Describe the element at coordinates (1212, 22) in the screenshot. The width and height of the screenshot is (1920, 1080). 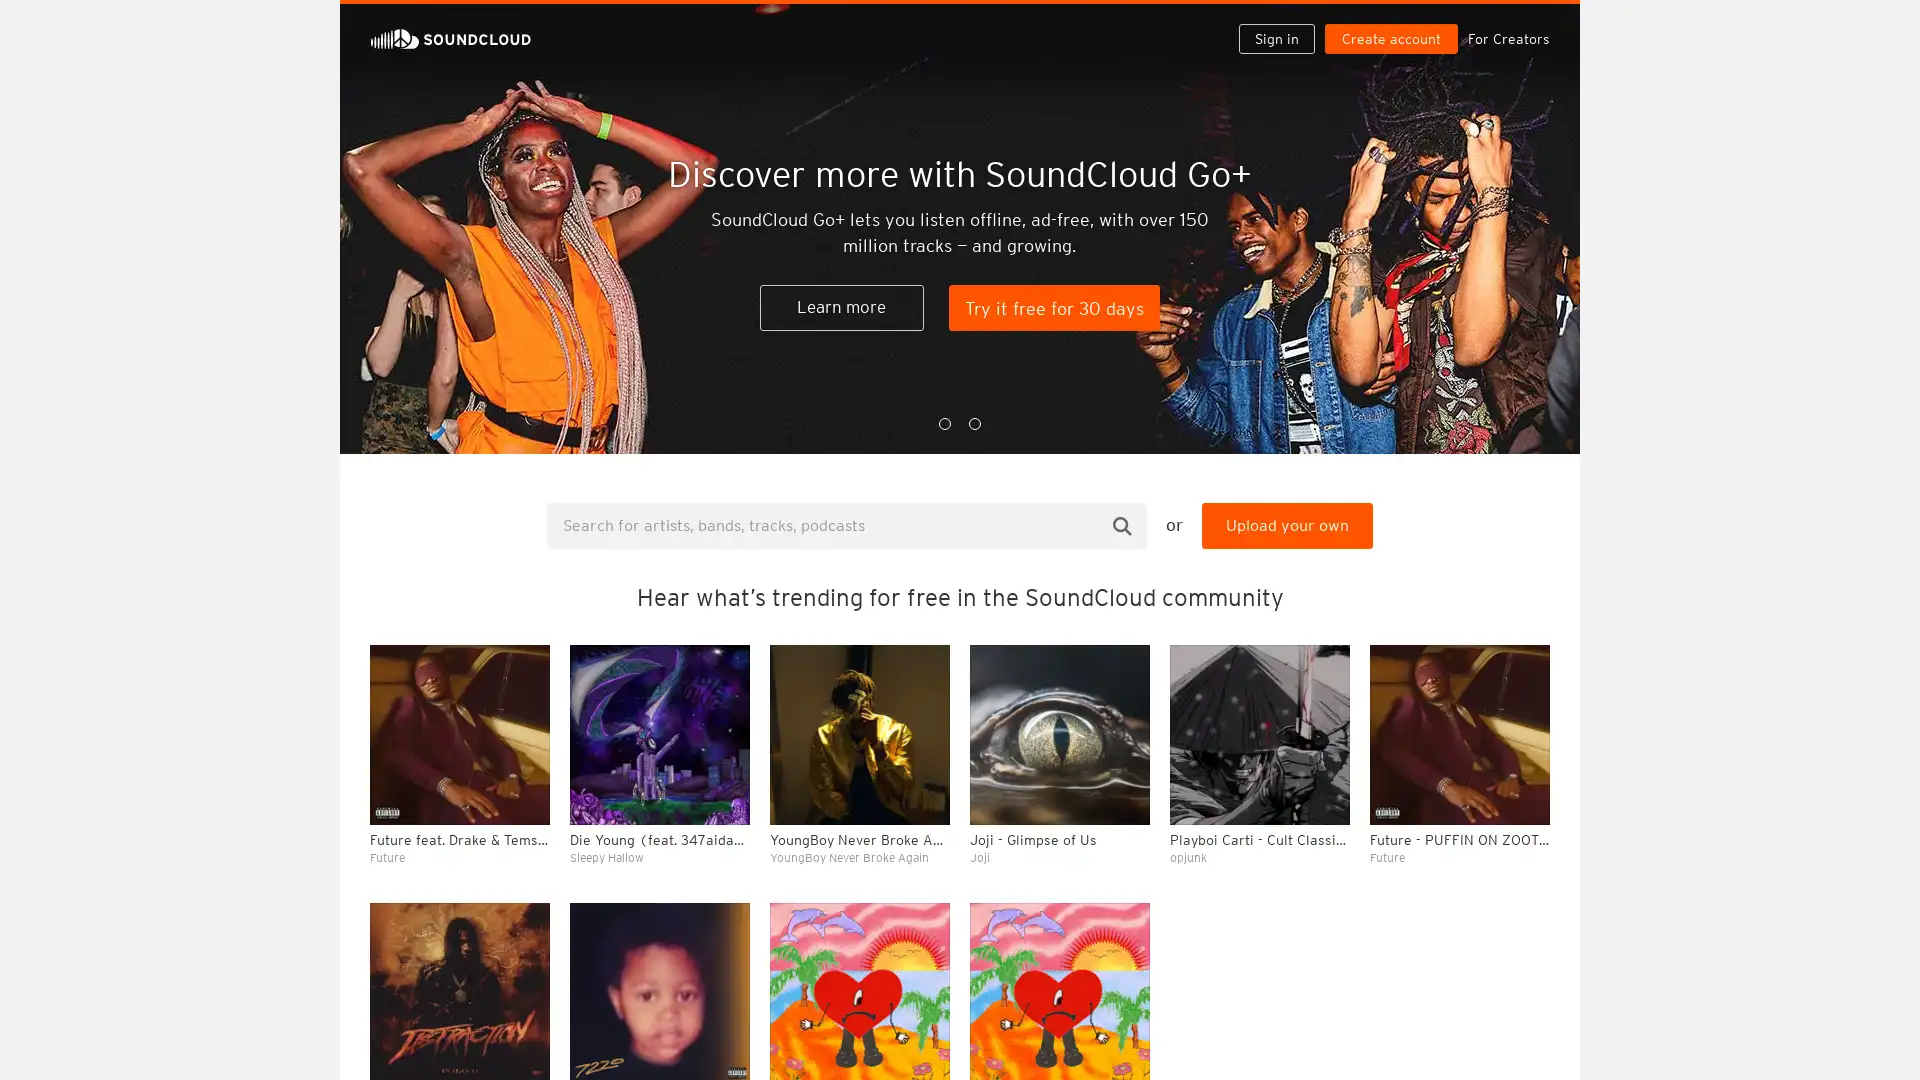
I see `Search` at that location.